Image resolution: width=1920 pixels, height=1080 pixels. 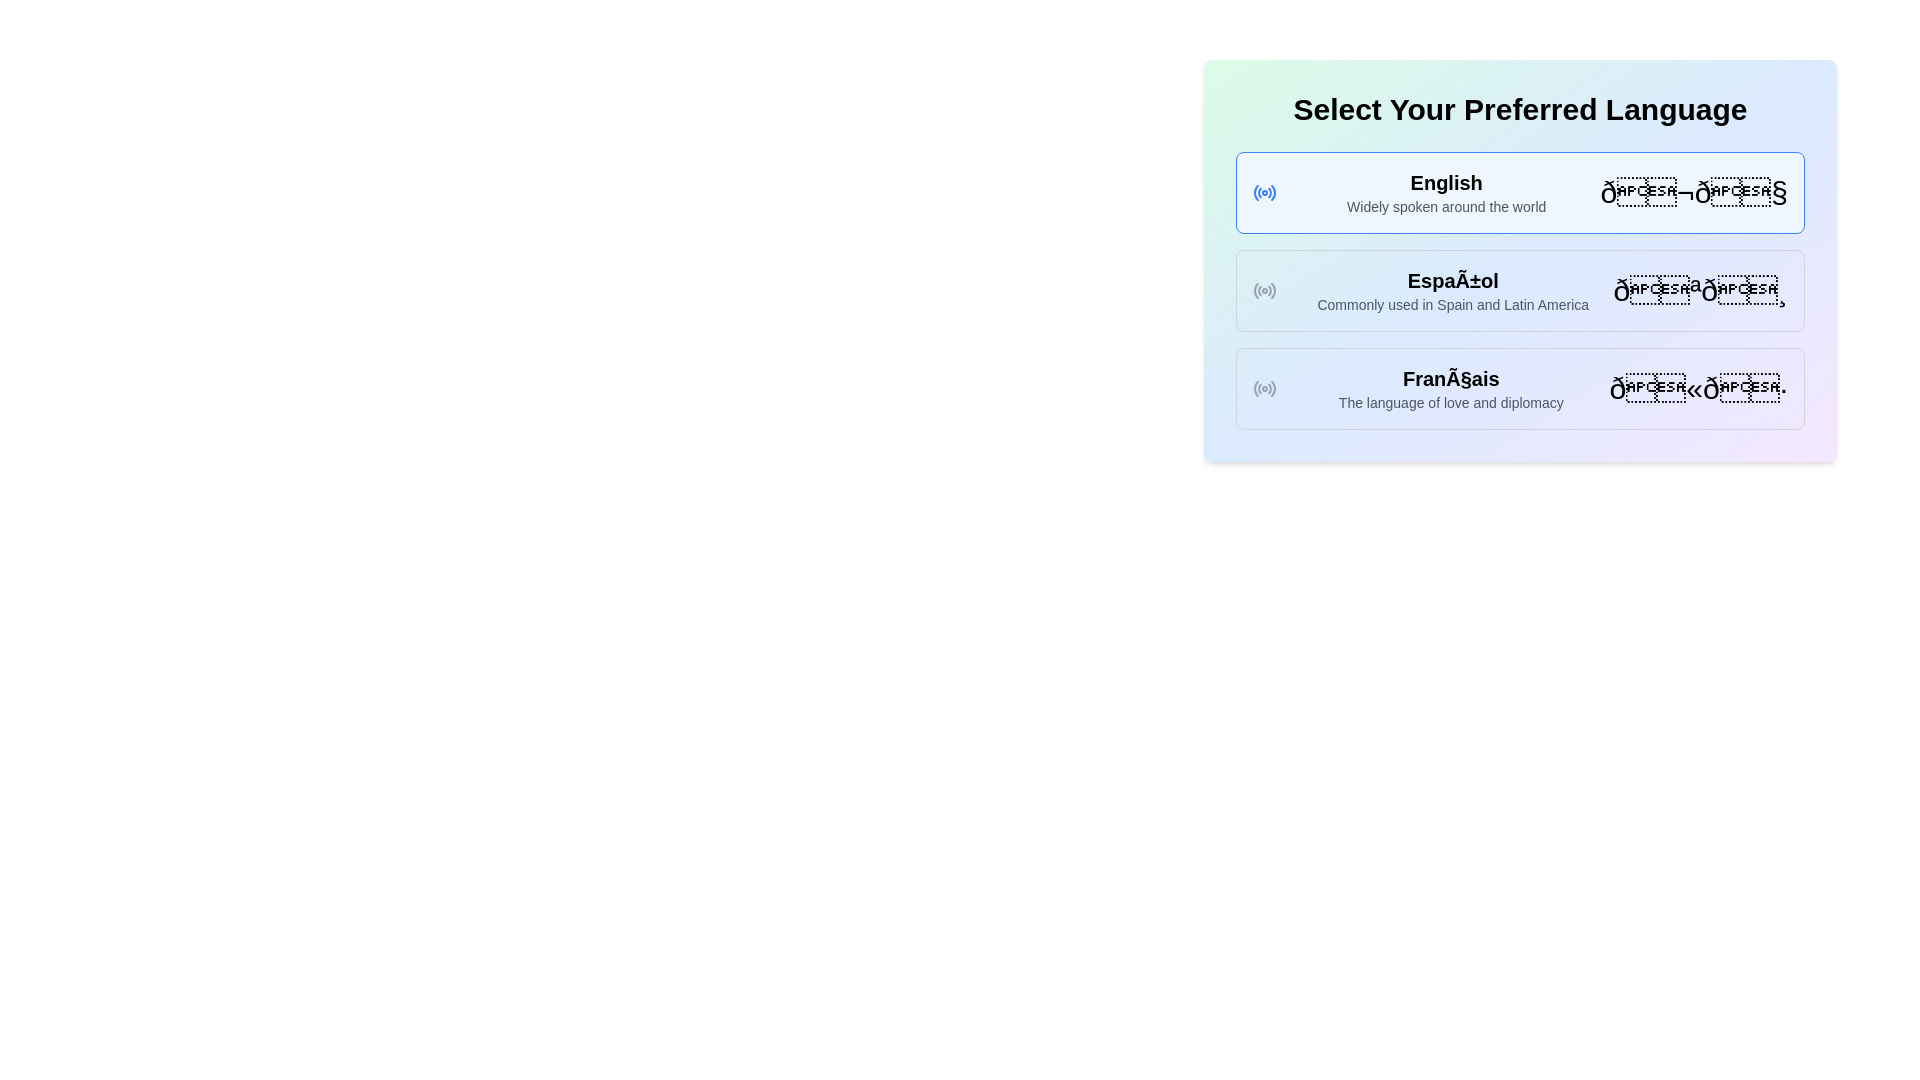 I want to click on the SVG icon representing the radio signal for the 'English' language option, which is located within the first selection option and is the outermost arc on the right side, so click(x=1272, y=192).